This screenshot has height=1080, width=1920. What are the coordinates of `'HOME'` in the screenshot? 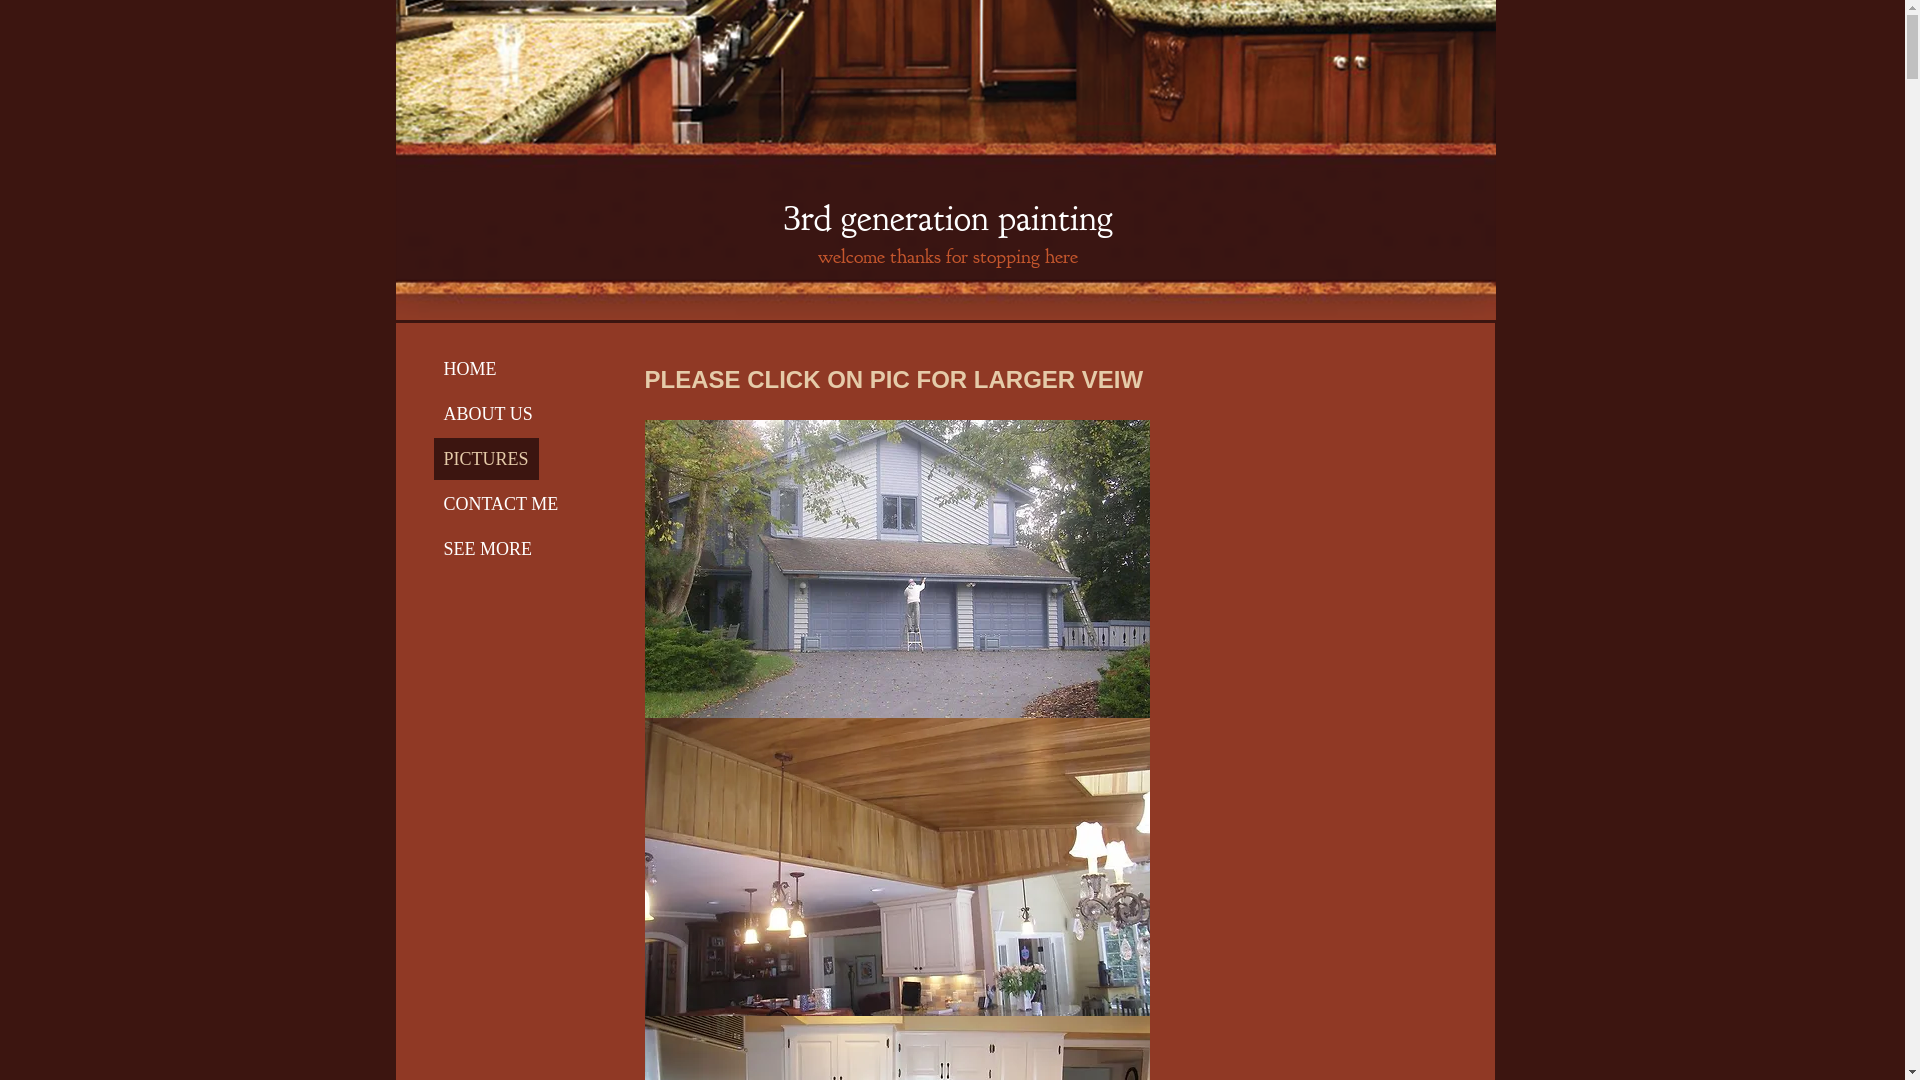 It's located at (432, 369).